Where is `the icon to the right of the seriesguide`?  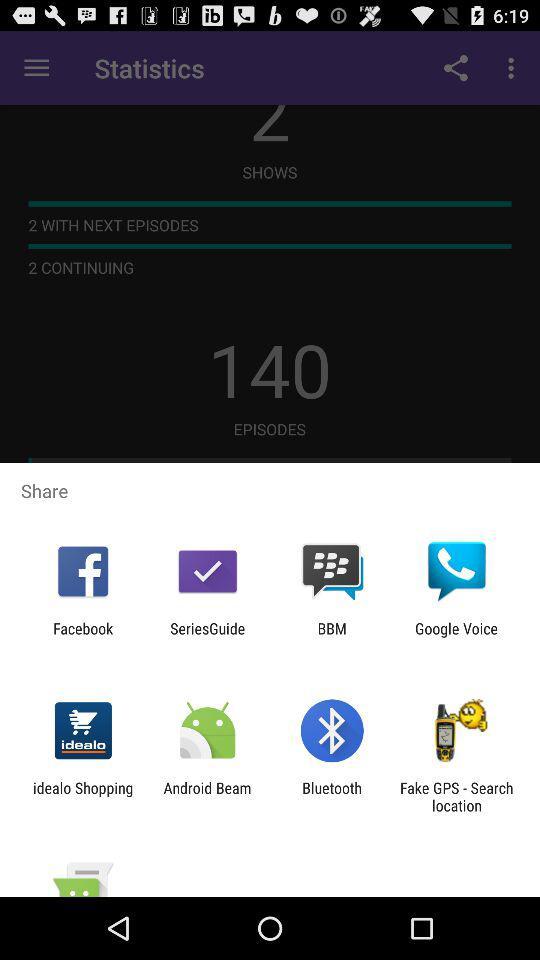
the icon to the right of the seriesguide is located at coordinates (332, 636).